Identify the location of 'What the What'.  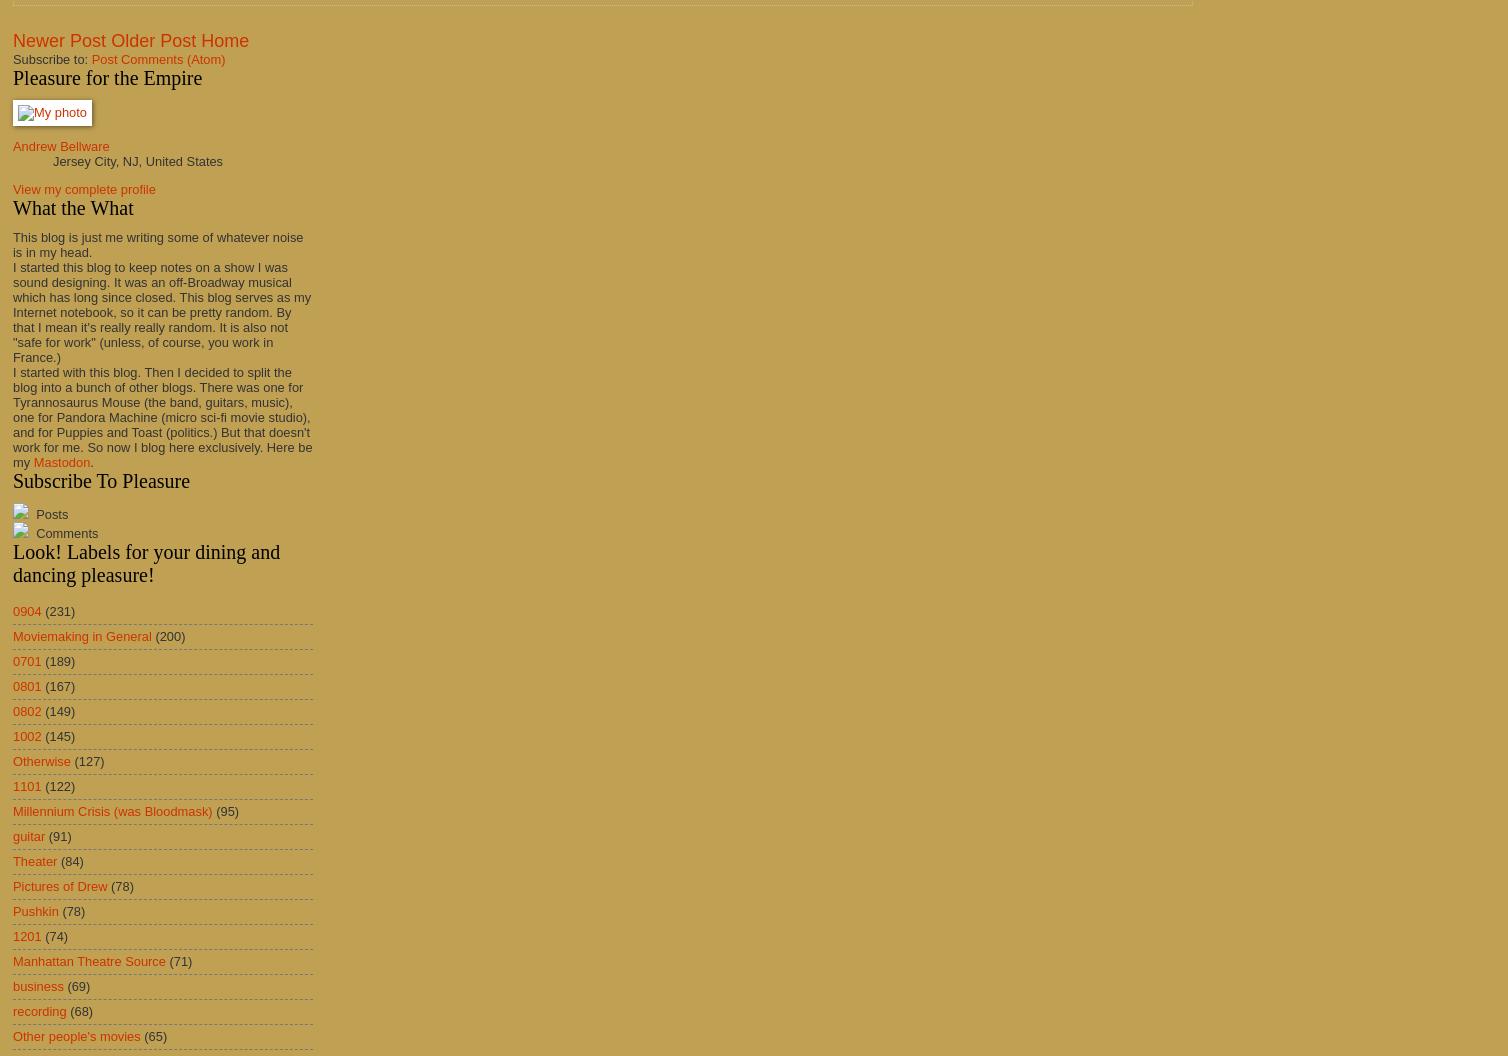
(72, 205).